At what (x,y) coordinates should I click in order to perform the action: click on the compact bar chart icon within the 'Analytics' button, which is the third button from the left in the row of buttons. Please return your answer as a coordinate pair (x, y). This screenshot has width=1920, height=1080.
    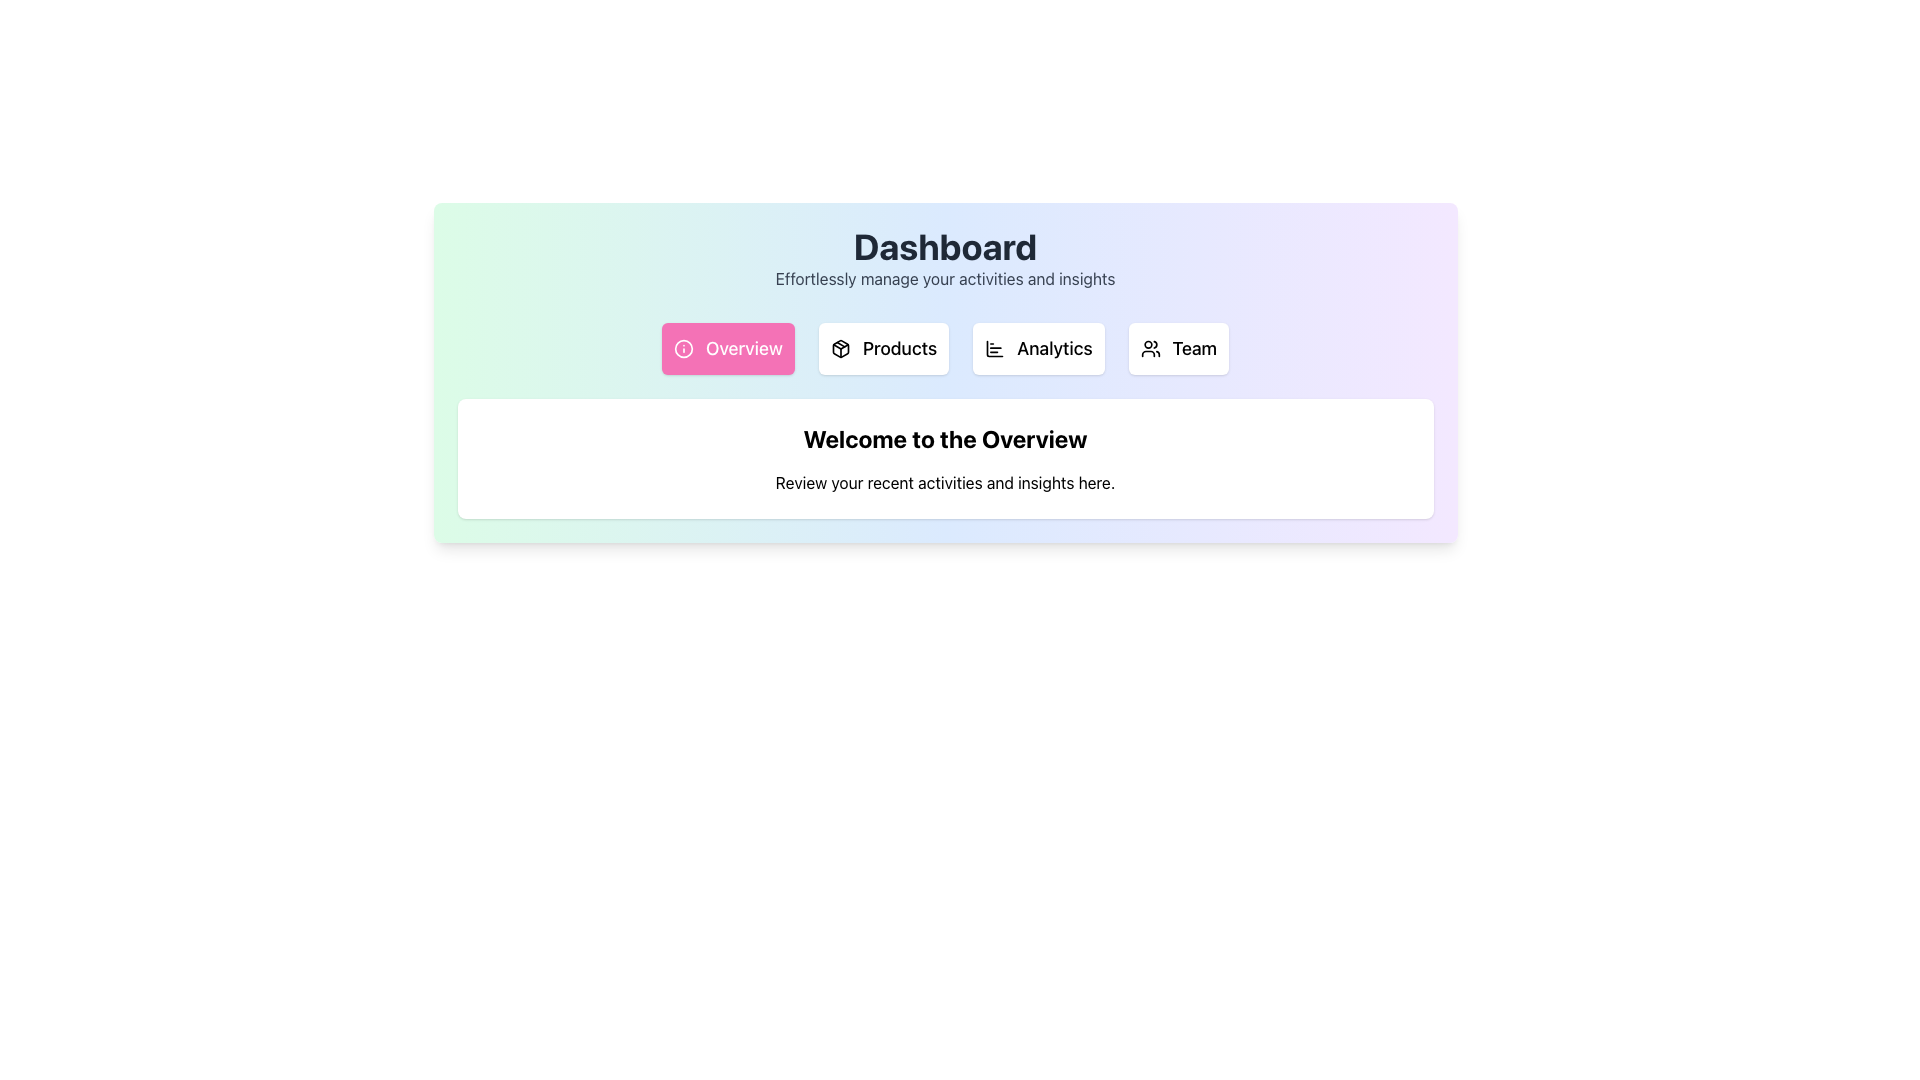
    Looking at the image, I should click on (995, 347).